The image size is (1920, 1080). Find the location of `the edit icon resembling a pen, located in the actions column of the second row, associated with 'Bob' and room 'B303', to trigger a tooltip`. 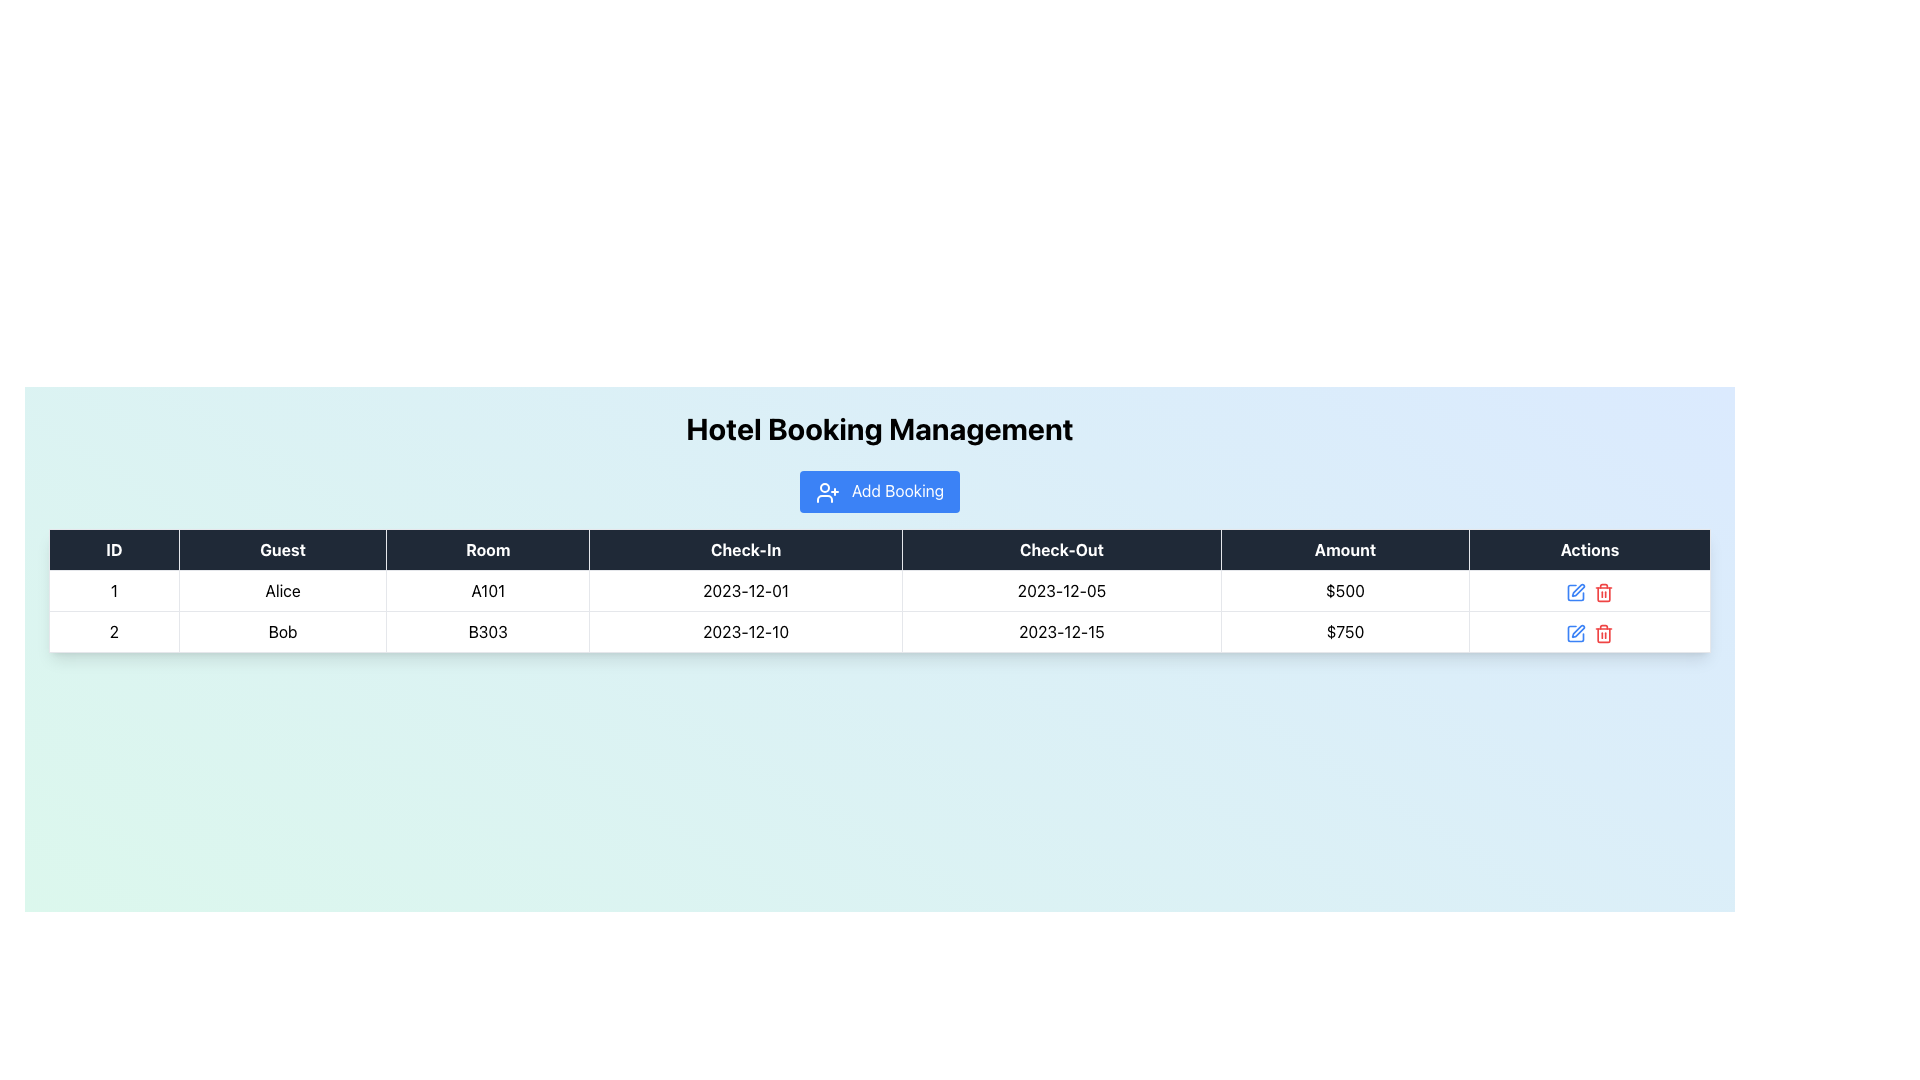

the edit icon resembling a pen, located in the actions column of the second row, associated with 'Bob' and room 'B303', to trigger a tooltip is located at coordinates (1577, 631).